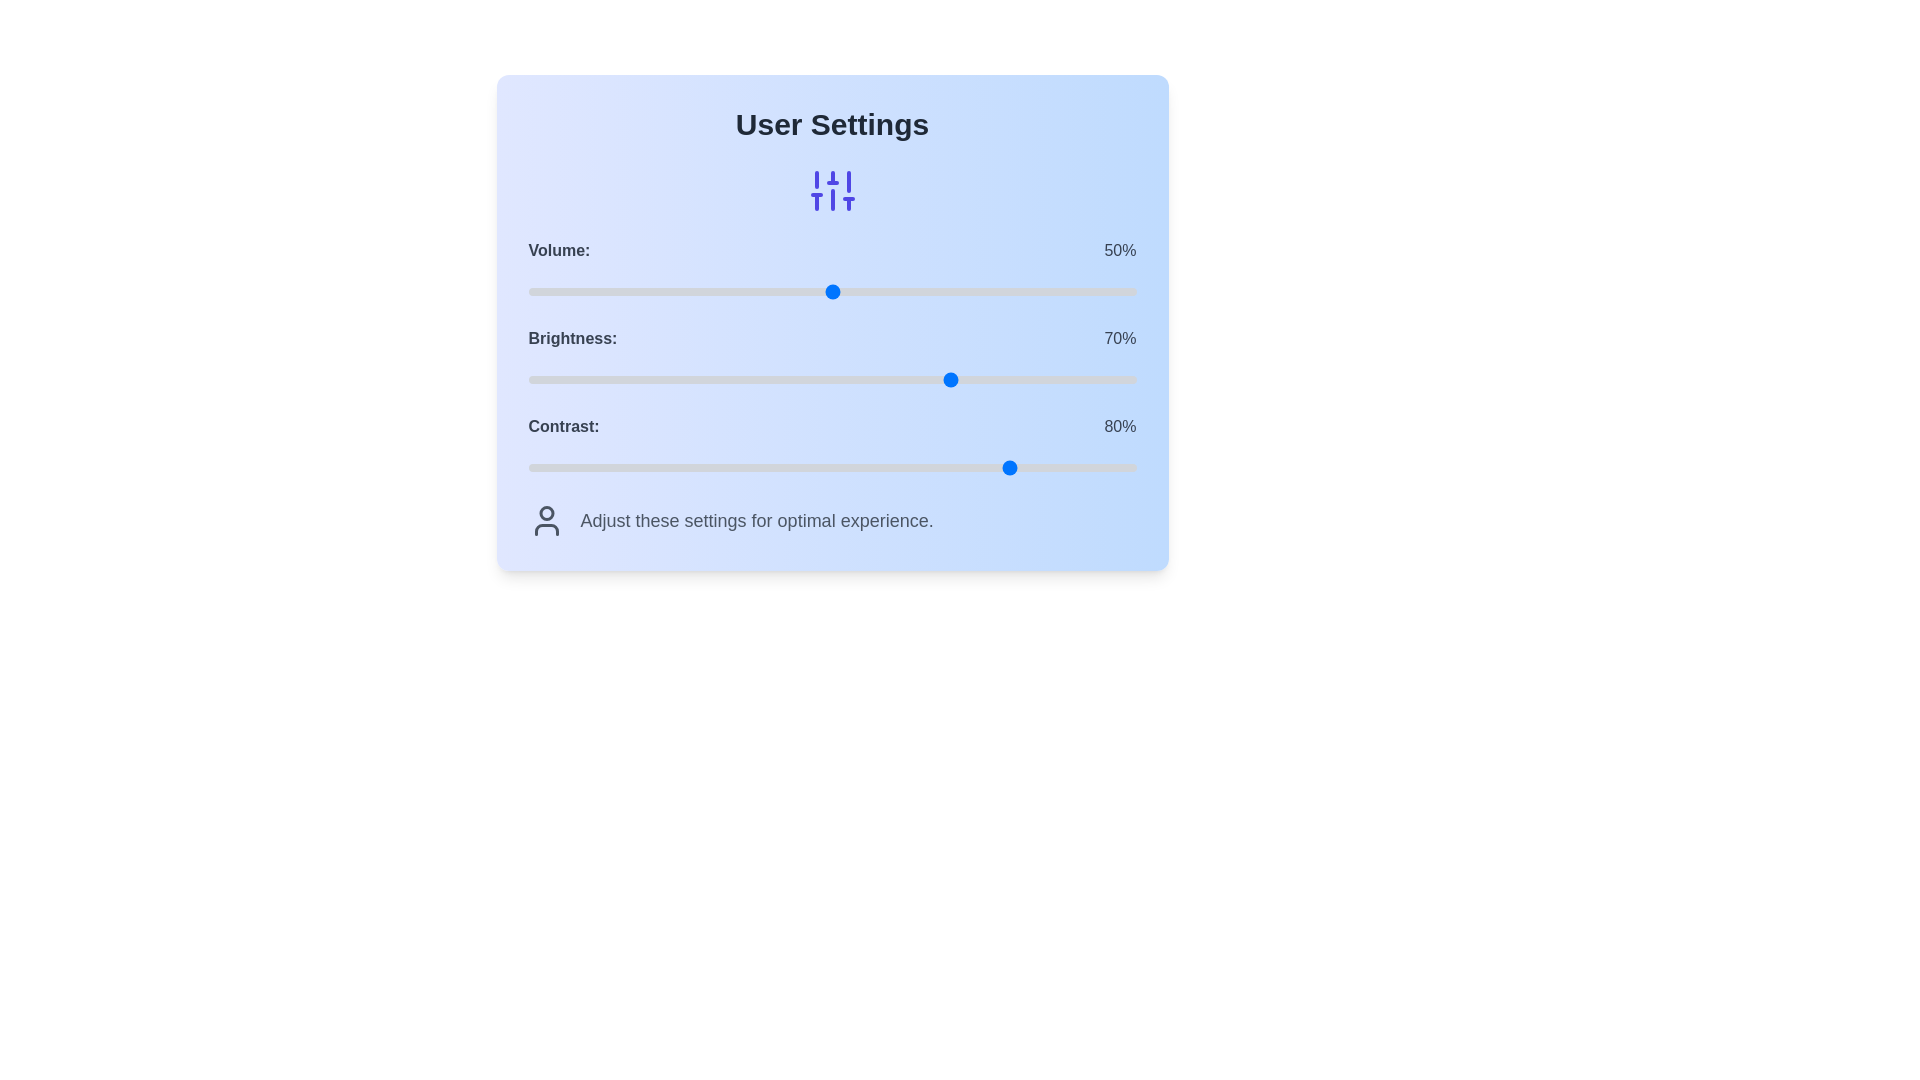  What do you see at coordinates (1074, 467) in the screenshot?
I see `contrast` at bounding box center [1074, 467].